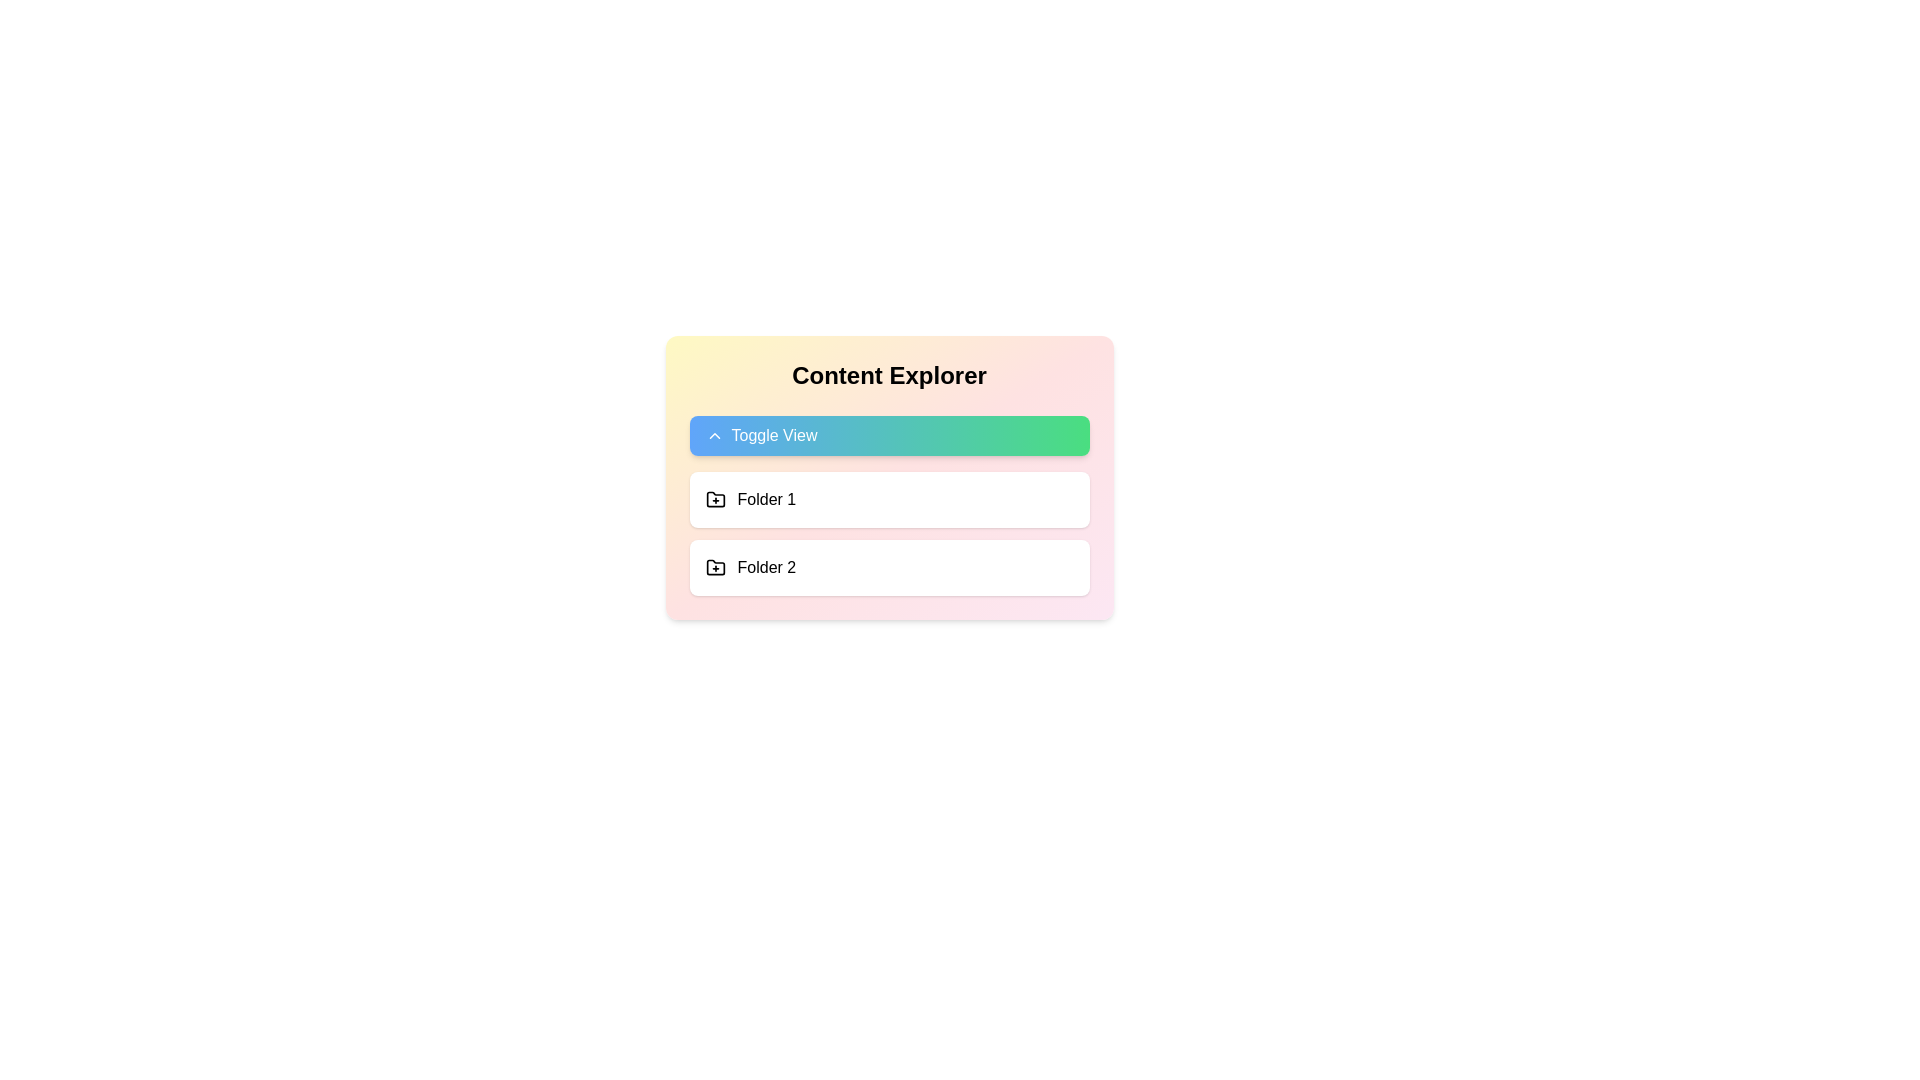  Describe the element at coordinates (715, 499) in the screenshot. I see `the interactive icon for creating or adding a new item associated with 'Folder 1', located to the left of the text 'Folder 1'` at that location.